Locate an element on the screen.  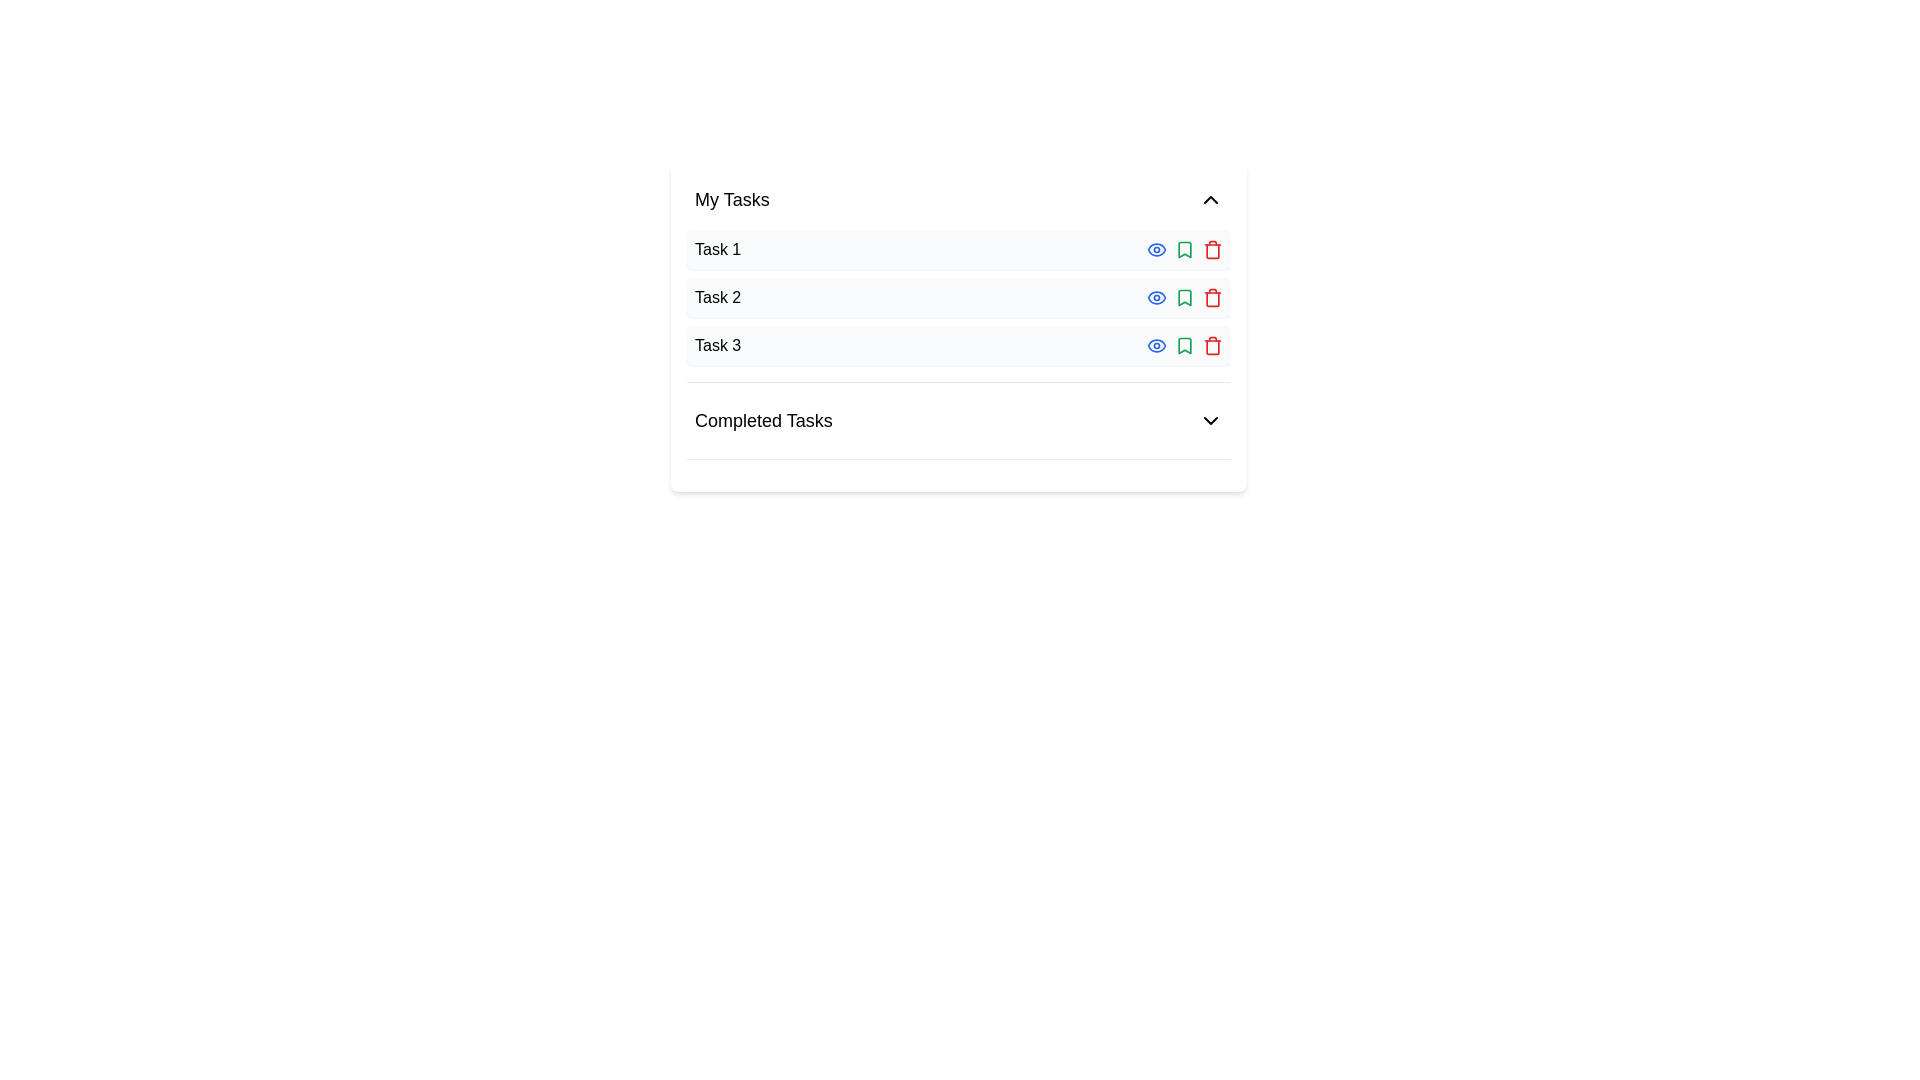
the delete icon button for 'Task 3' in the third row of the 'My Tasks' card is located at coordinates (1212, 345).